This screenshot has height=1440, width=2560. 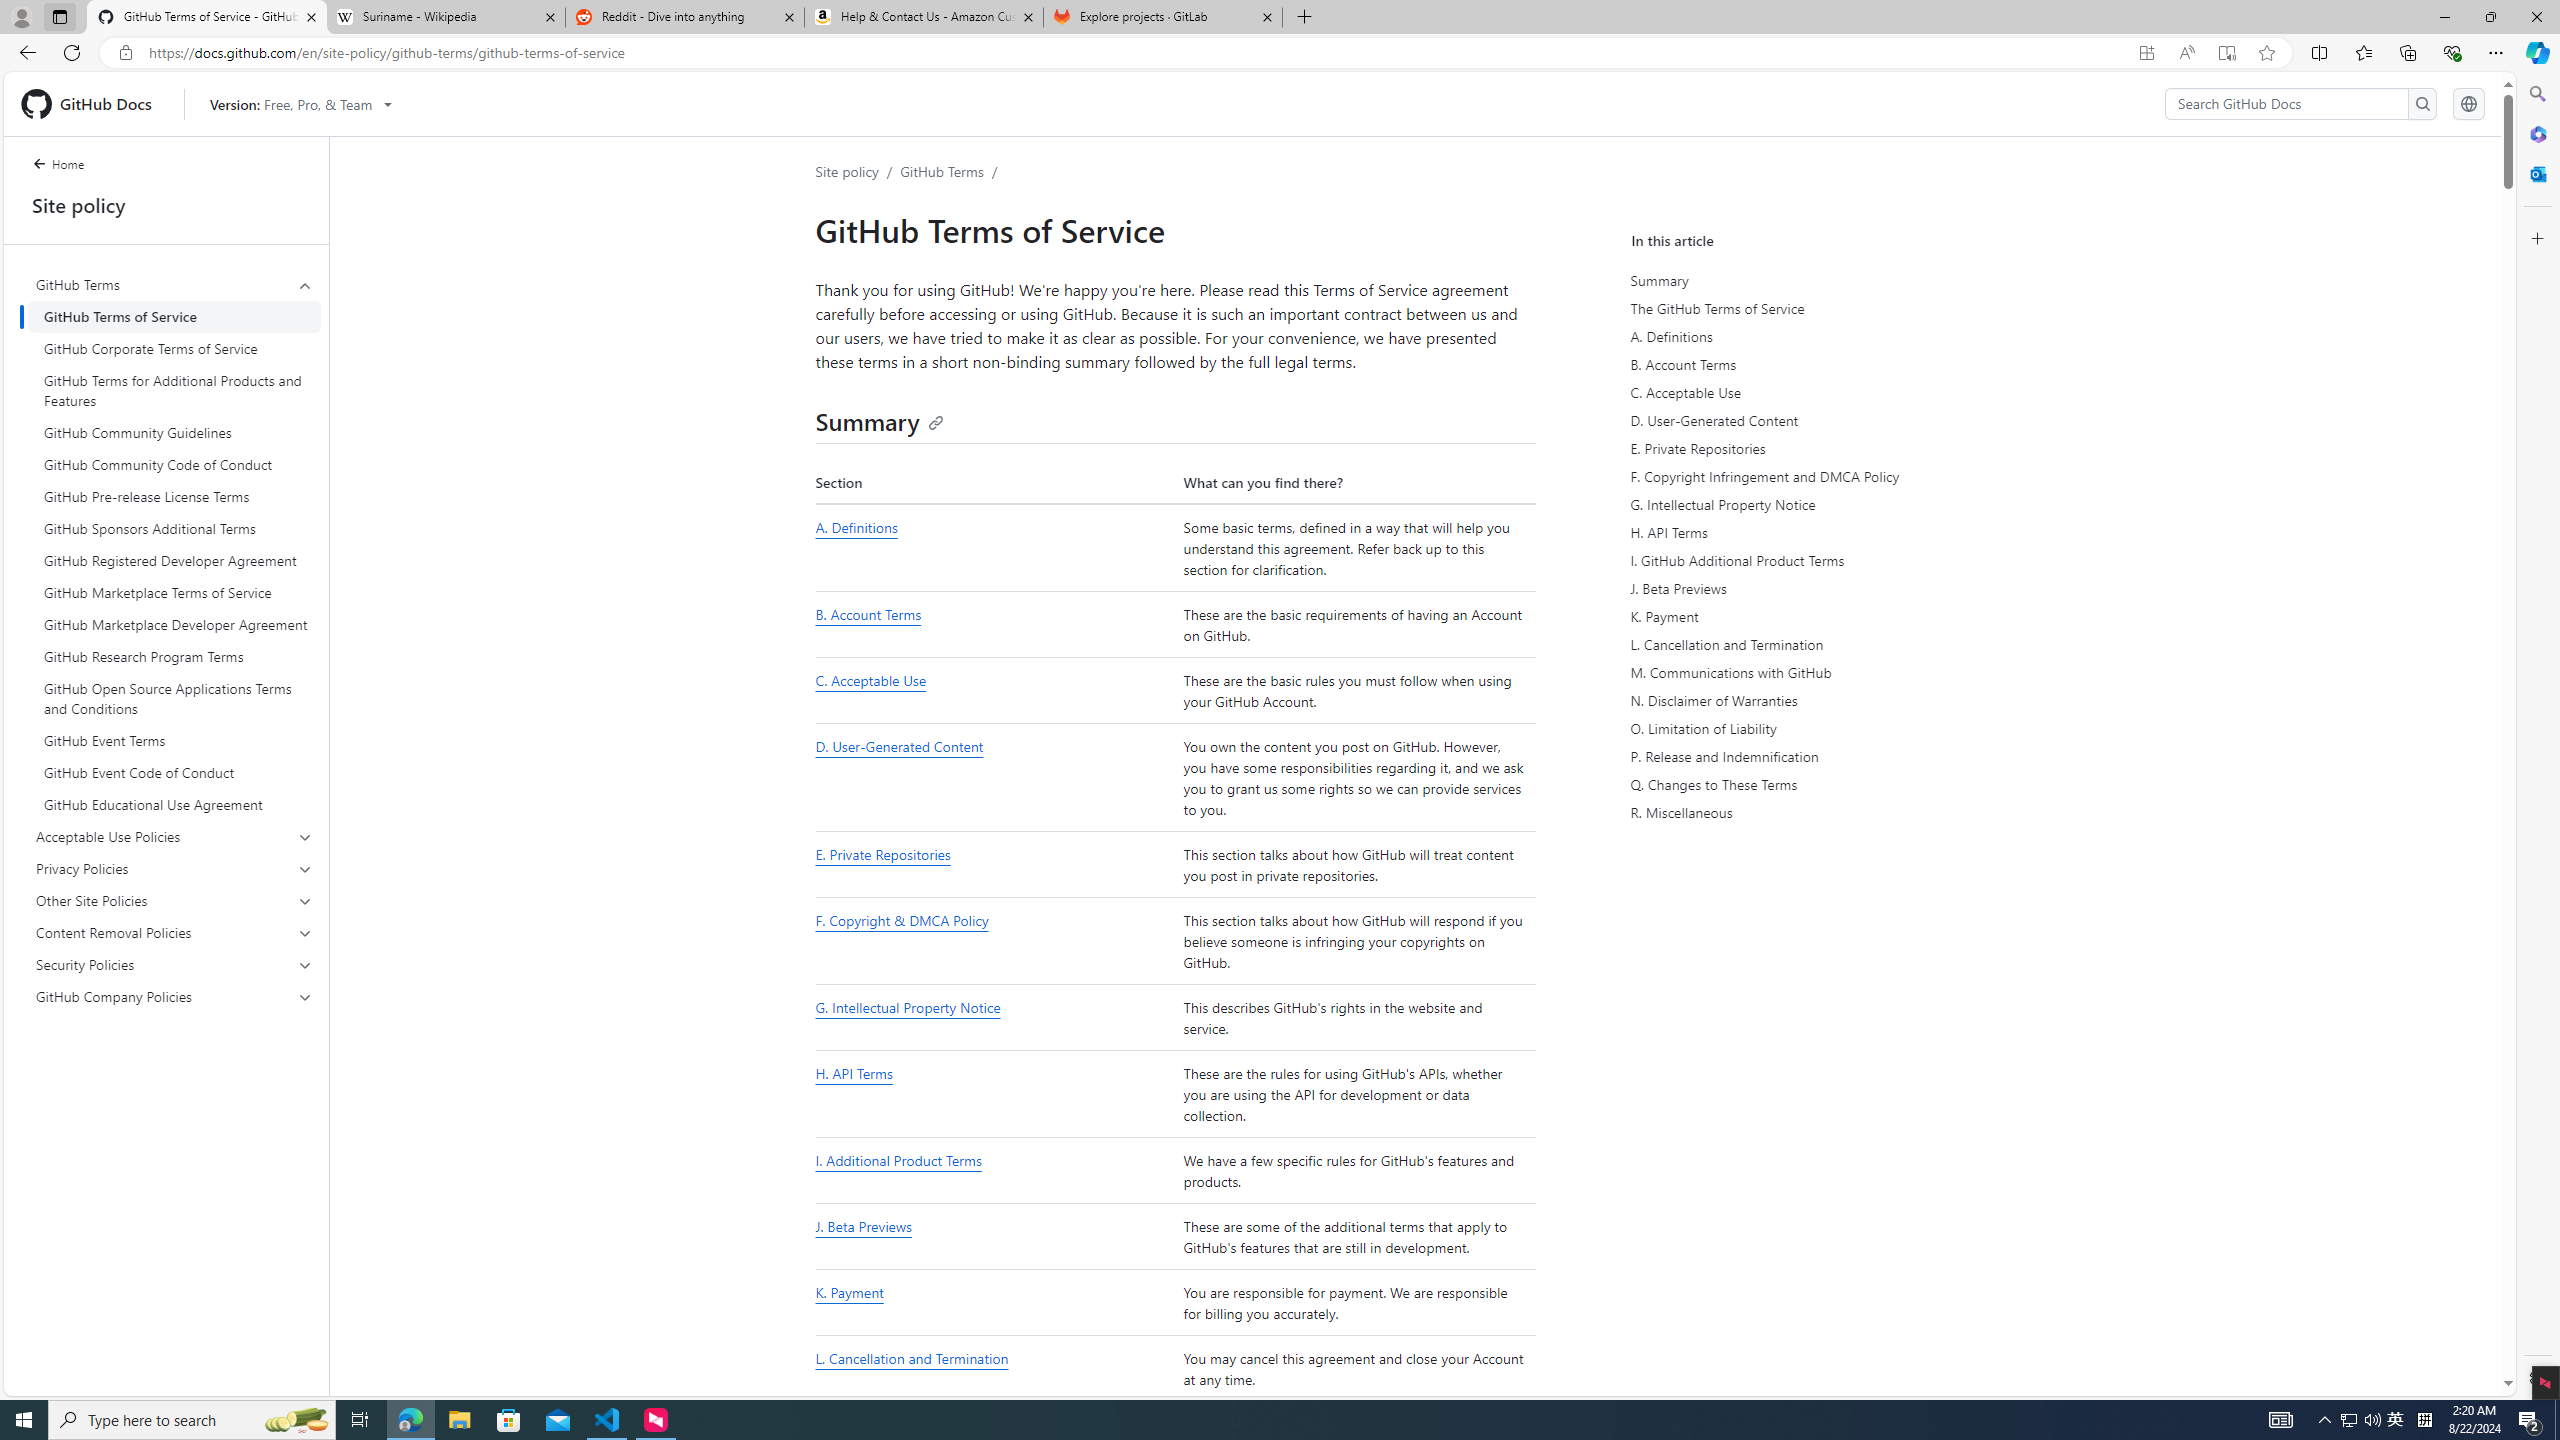 What do you see at coordinates (174, 739) in the screenshot?
I see `'GitHub Event Terms'` at bounding box center [174, 739].